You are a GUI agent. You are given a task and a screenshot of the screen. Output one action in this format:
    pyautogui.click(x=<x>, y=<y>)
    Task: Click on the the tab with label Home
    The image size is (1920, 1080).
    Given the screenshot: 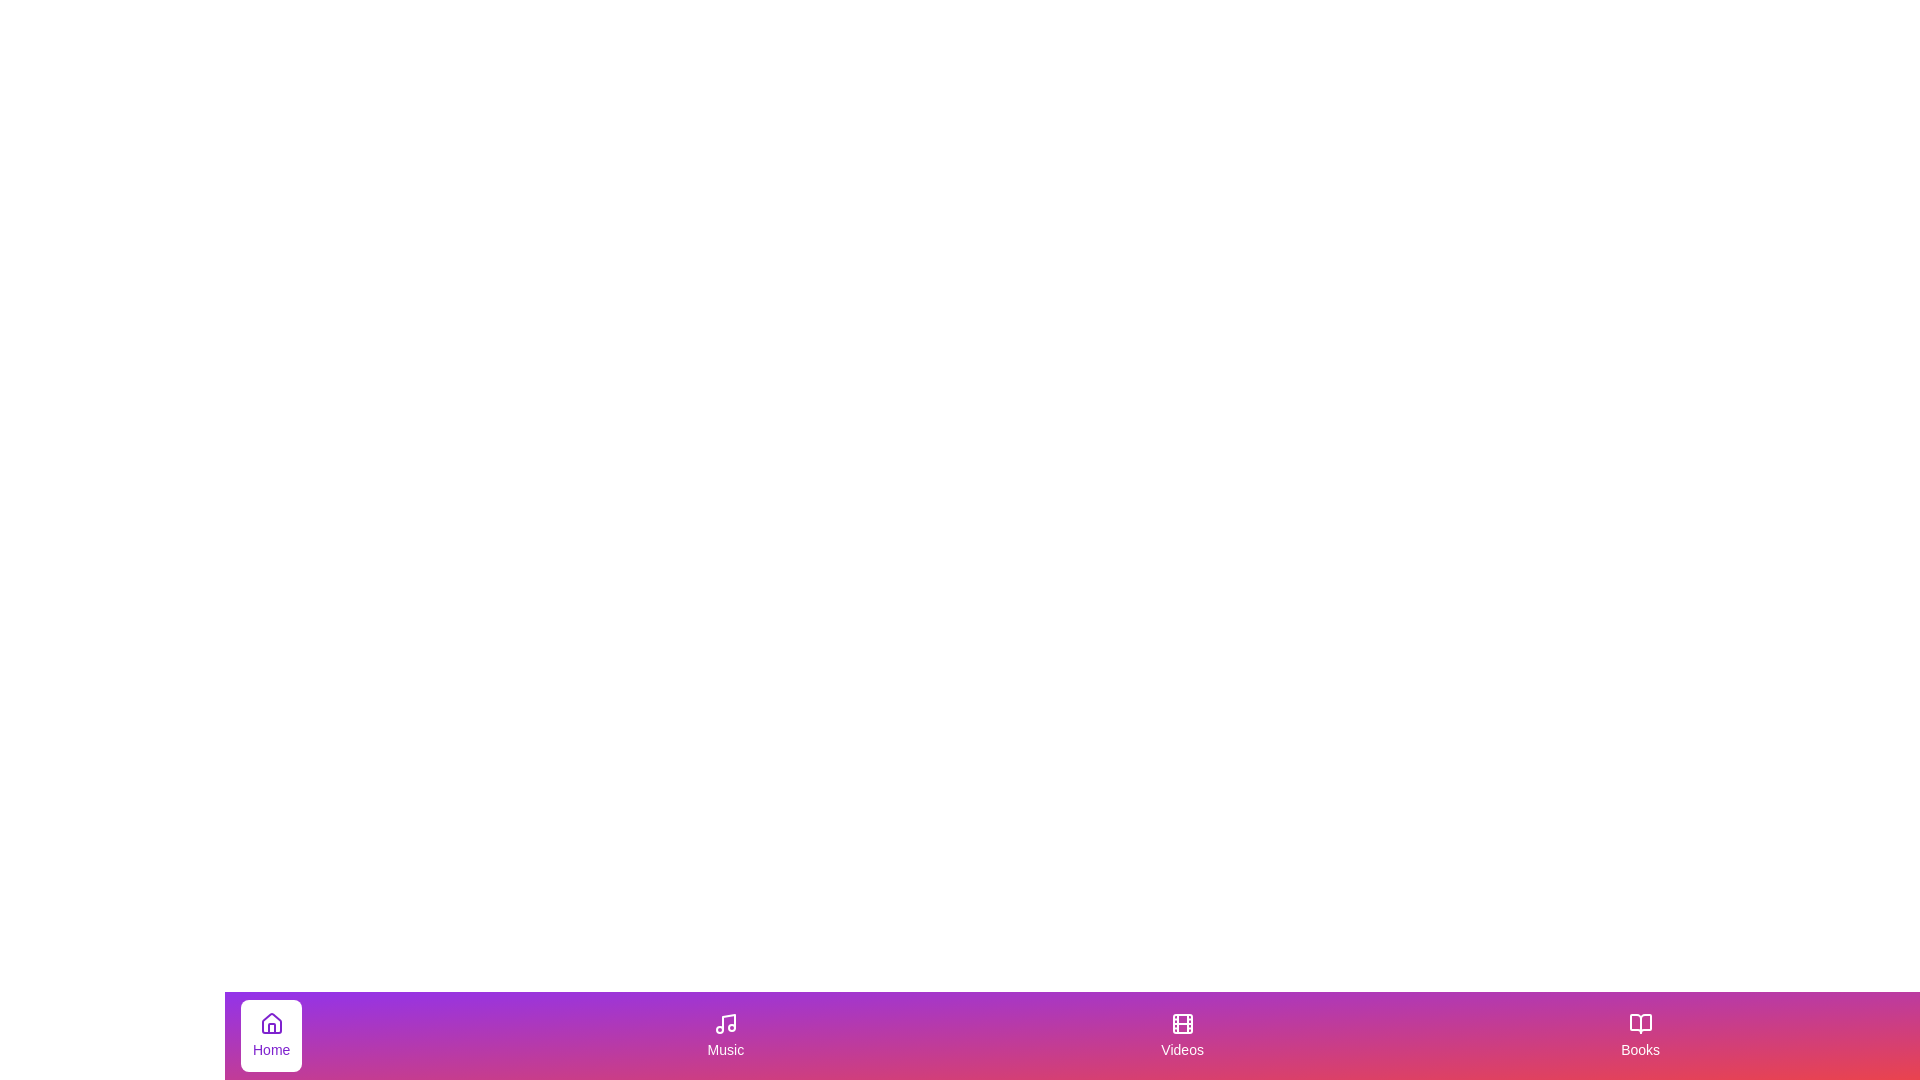 What is the action you would take?
    pyautogui.click(x=270, y=1035)
    